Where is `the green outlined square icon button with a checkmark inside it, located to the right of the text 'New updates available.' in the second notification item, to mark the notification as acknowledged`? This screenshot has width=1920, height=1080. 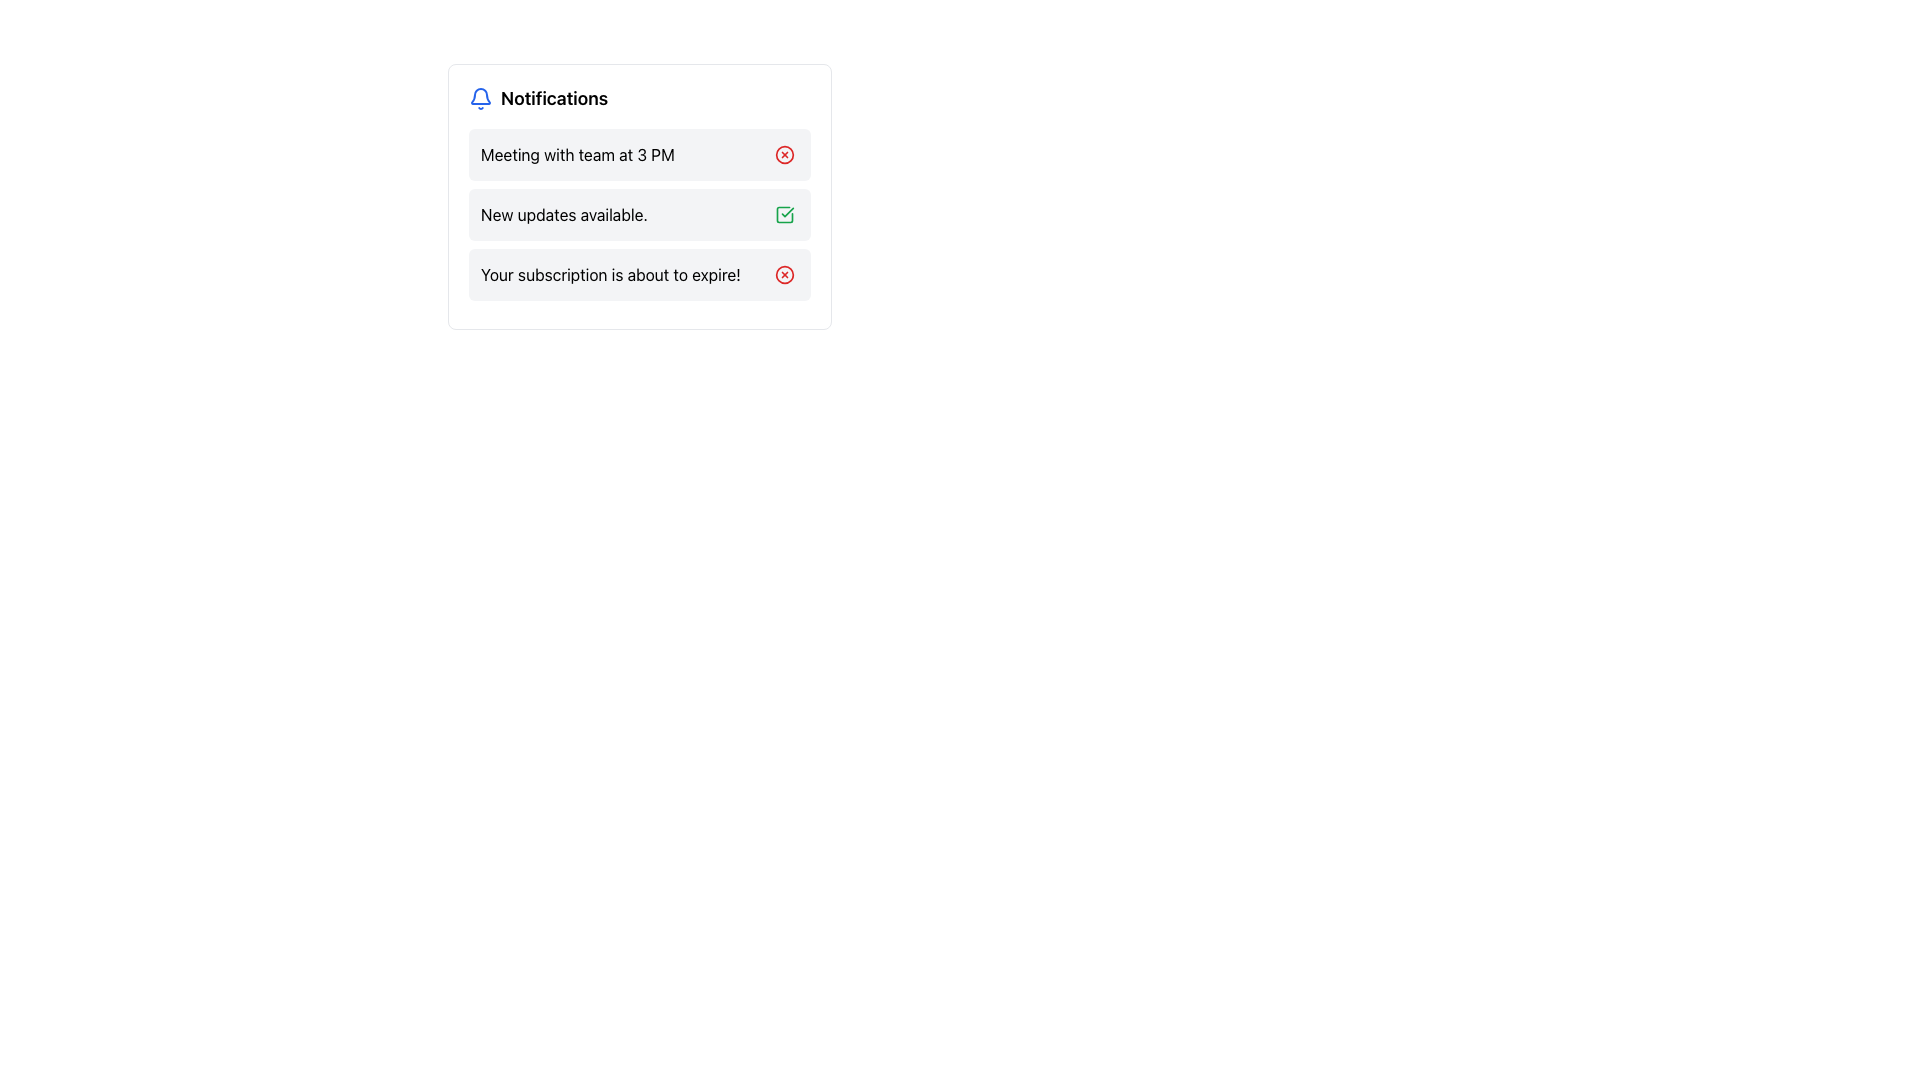 the green outlined square icon button with a checkmark inside it, located to the right of the text 'New updates available.' in the second notification item, to mark the notification as acknowledged is located at coordinates (784, 215).